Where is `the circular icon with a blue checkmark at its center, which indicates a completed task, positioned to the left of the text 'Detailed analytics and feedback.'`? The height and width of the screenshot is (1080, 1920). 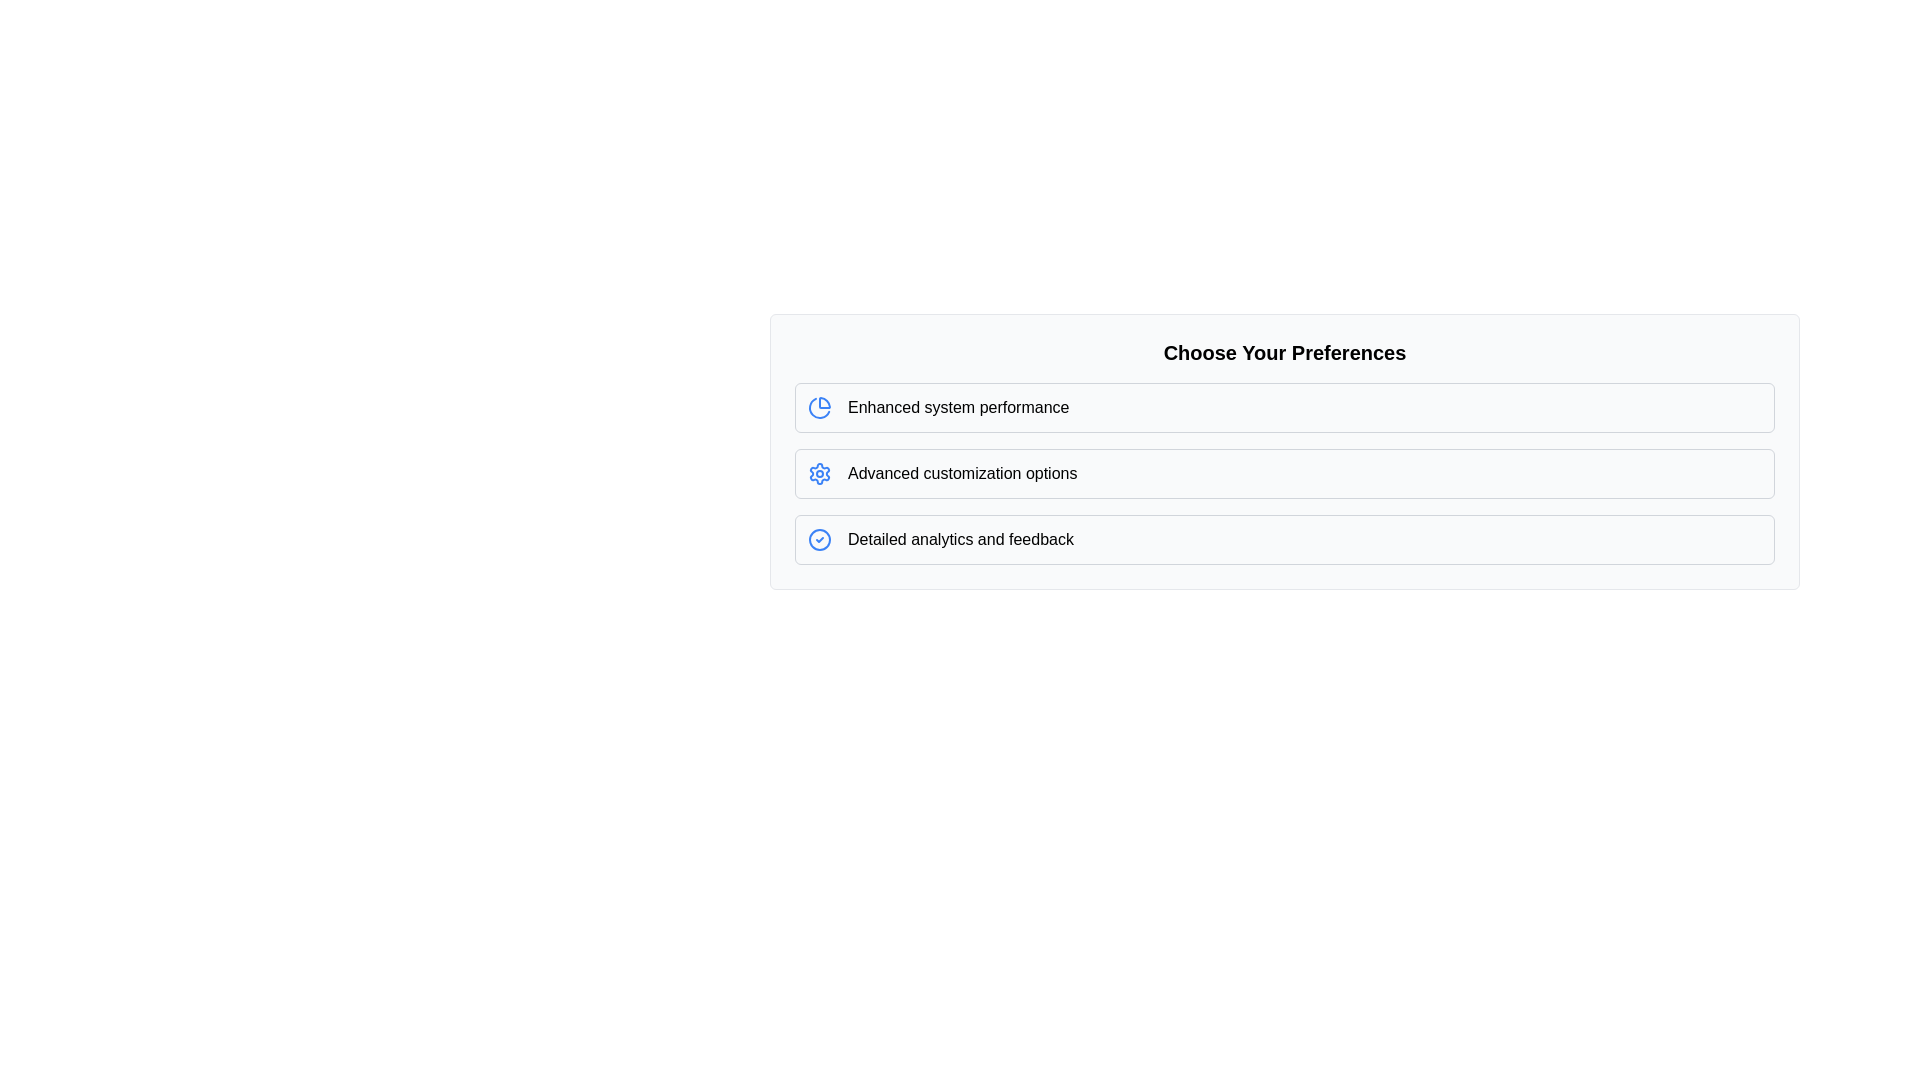
the circular icon with a blue checkmark at its center, which indicates a completed task, positioned to the left of the text 'Detailed analytics and feedback.' is located at coordinates (820, 540).